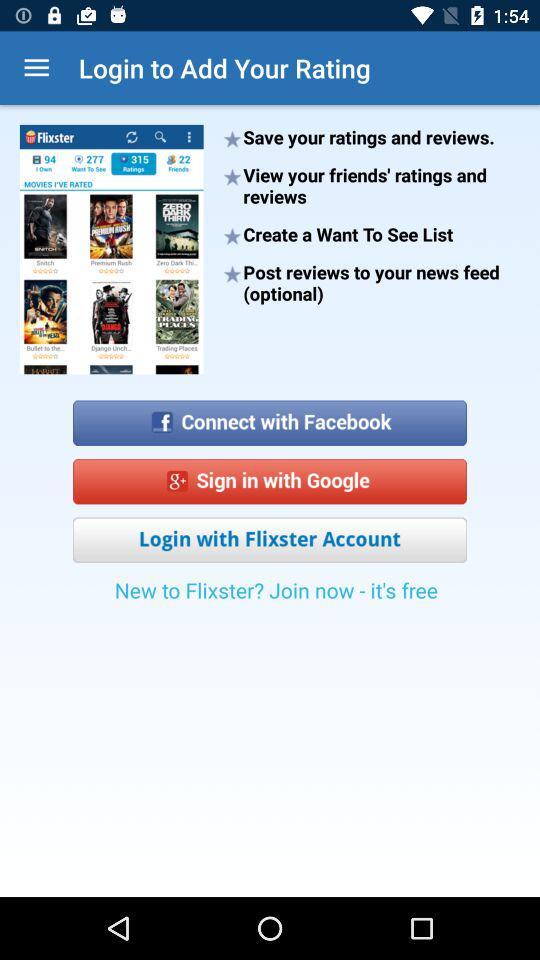  What do you see at coordinates (270, 539) in the screenshot?
I see `item above new to flixster icon` at bounding box center [270, 539].